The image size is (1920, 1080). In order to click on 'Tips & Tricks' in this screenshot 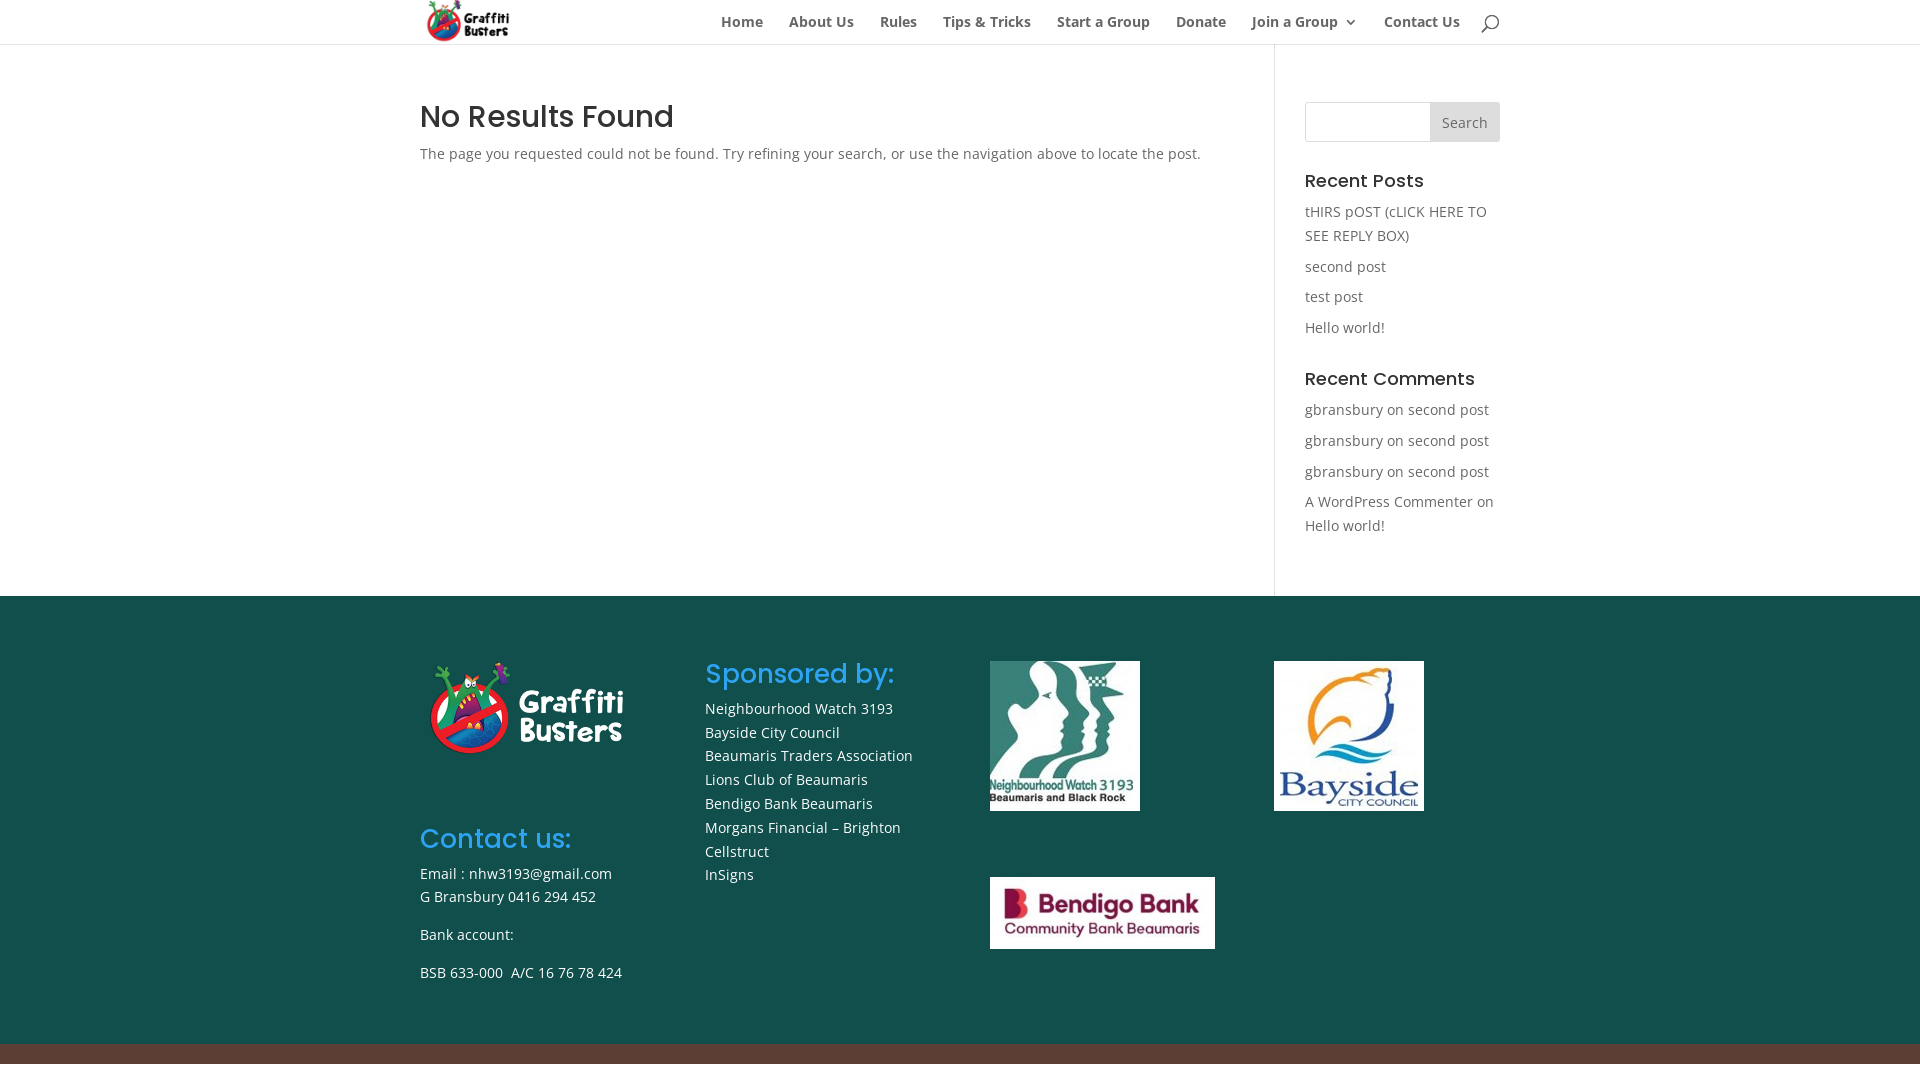, I will do `click(987, 29)`.